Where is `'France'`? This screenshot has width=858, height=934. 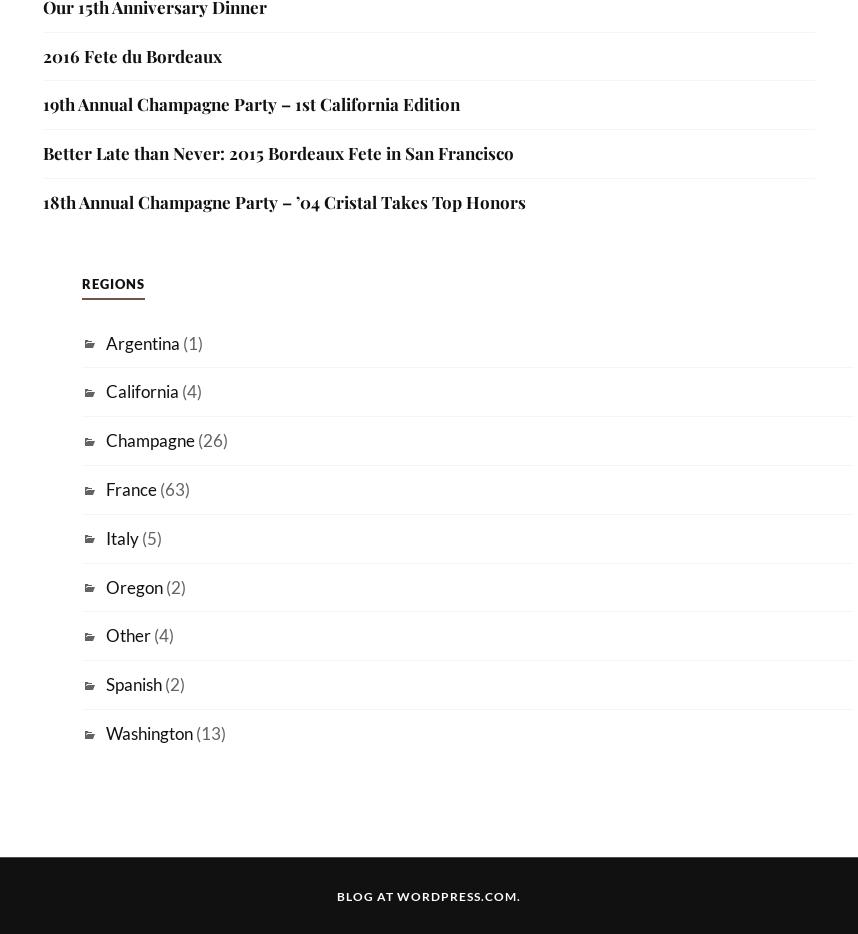
'France' is located at coordinates (129, 487).